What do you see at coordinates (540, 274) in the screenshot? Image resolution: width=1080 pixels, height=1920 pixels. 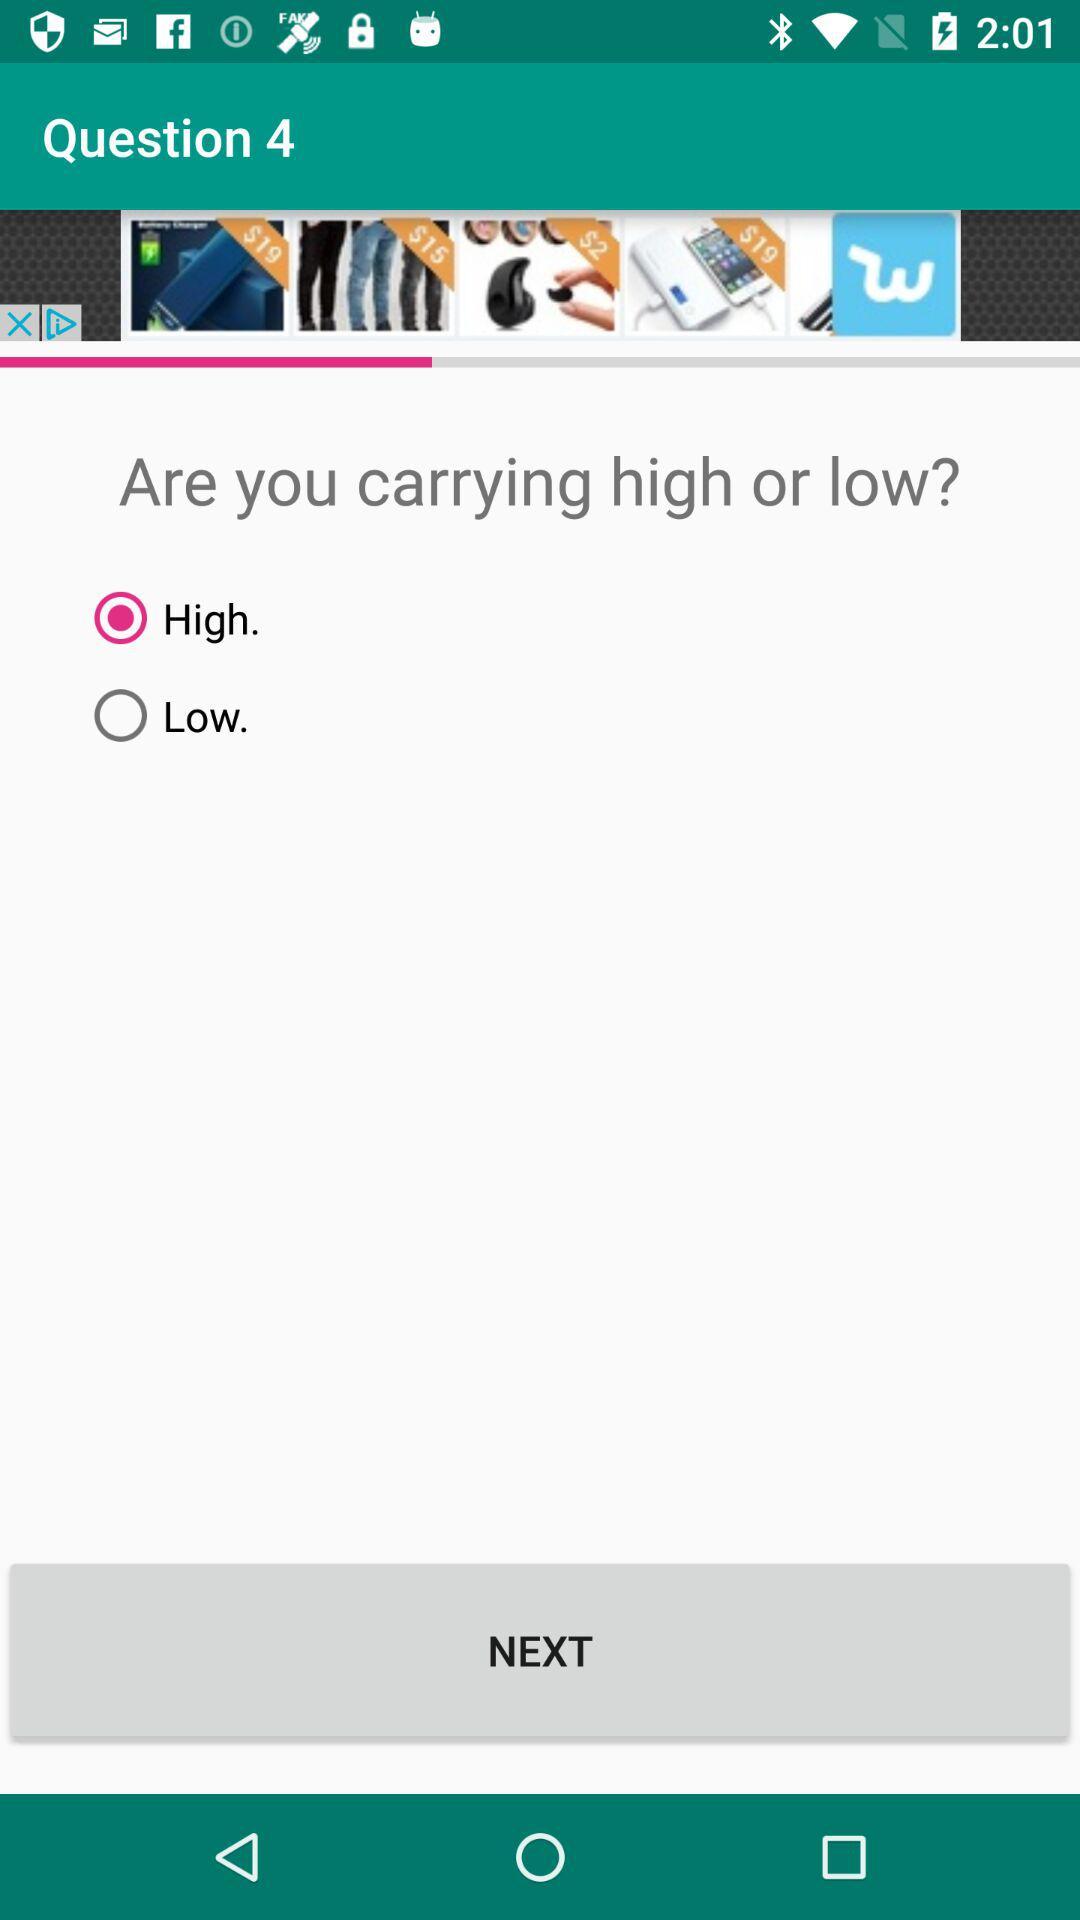 I see `advertisement` at bounding box center [540, 274].